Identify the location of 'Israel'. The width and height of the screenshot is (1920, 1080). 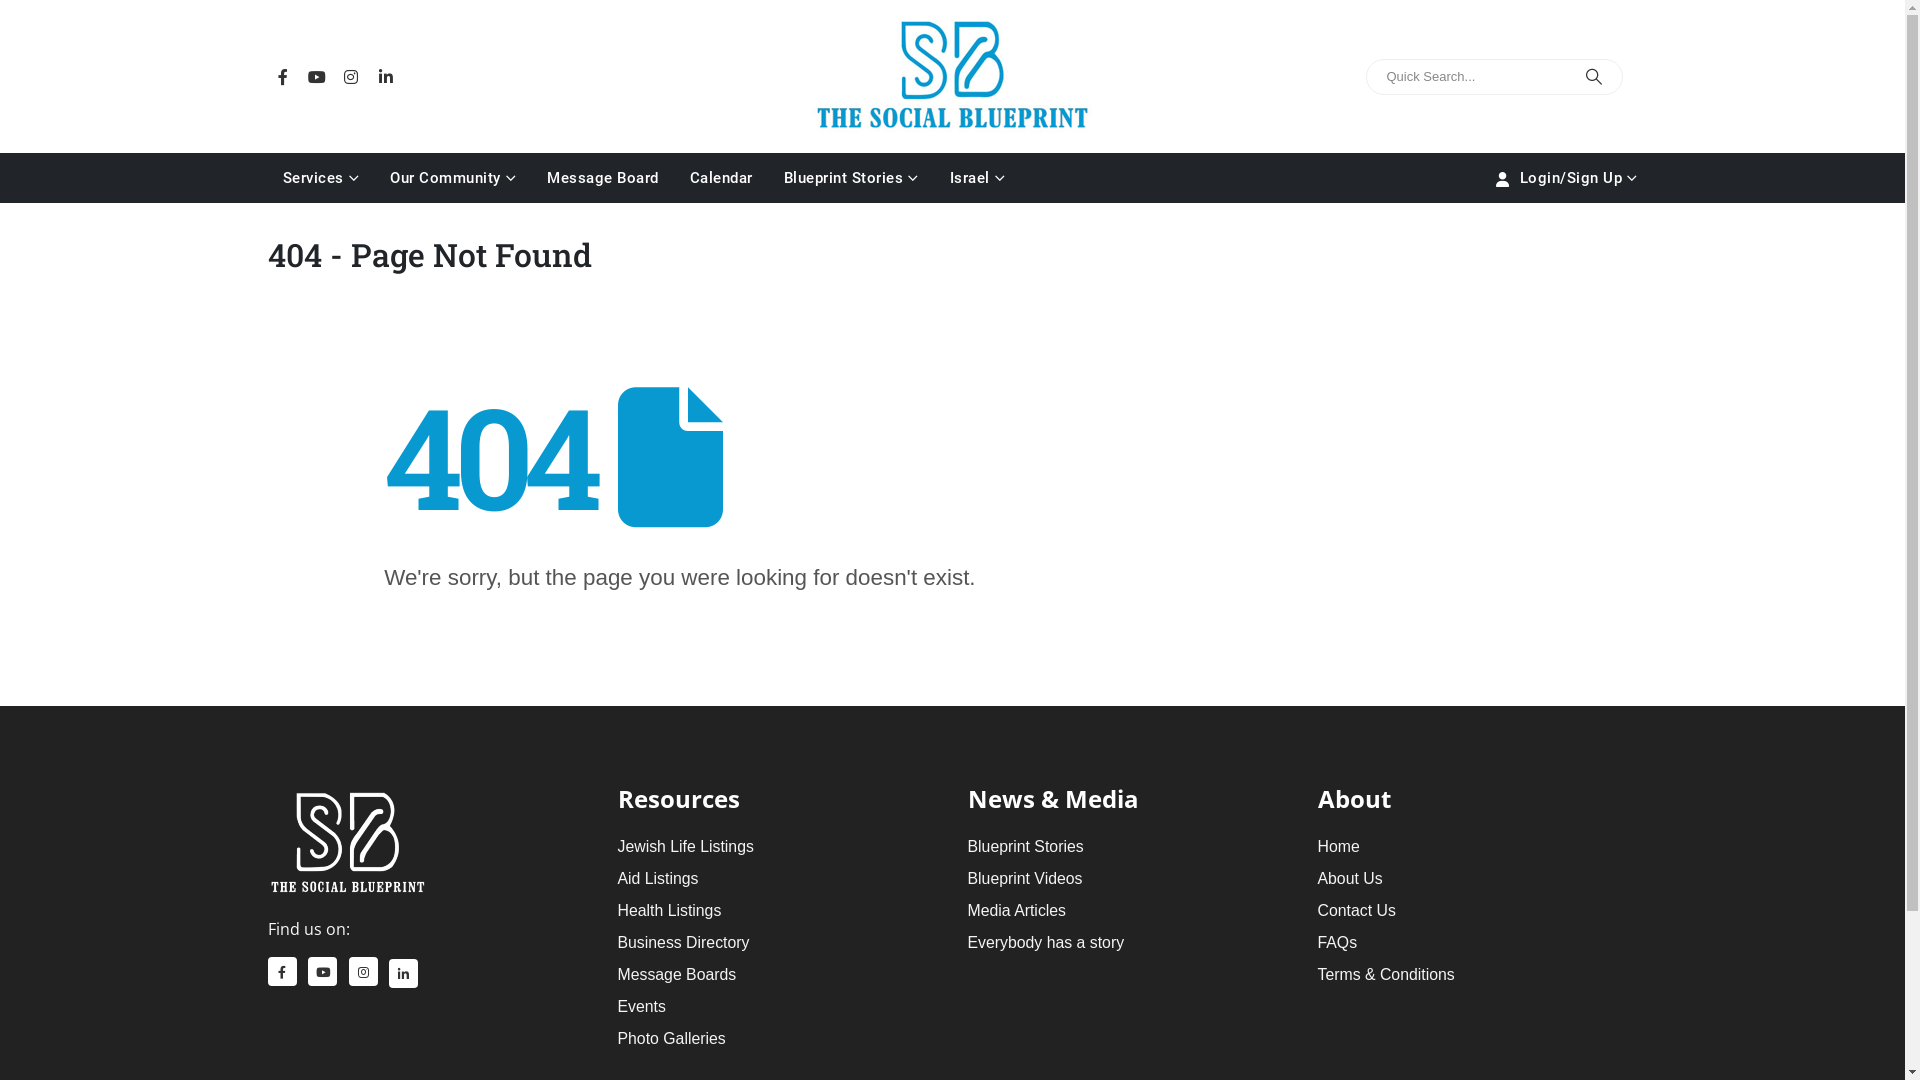
(933, 176).